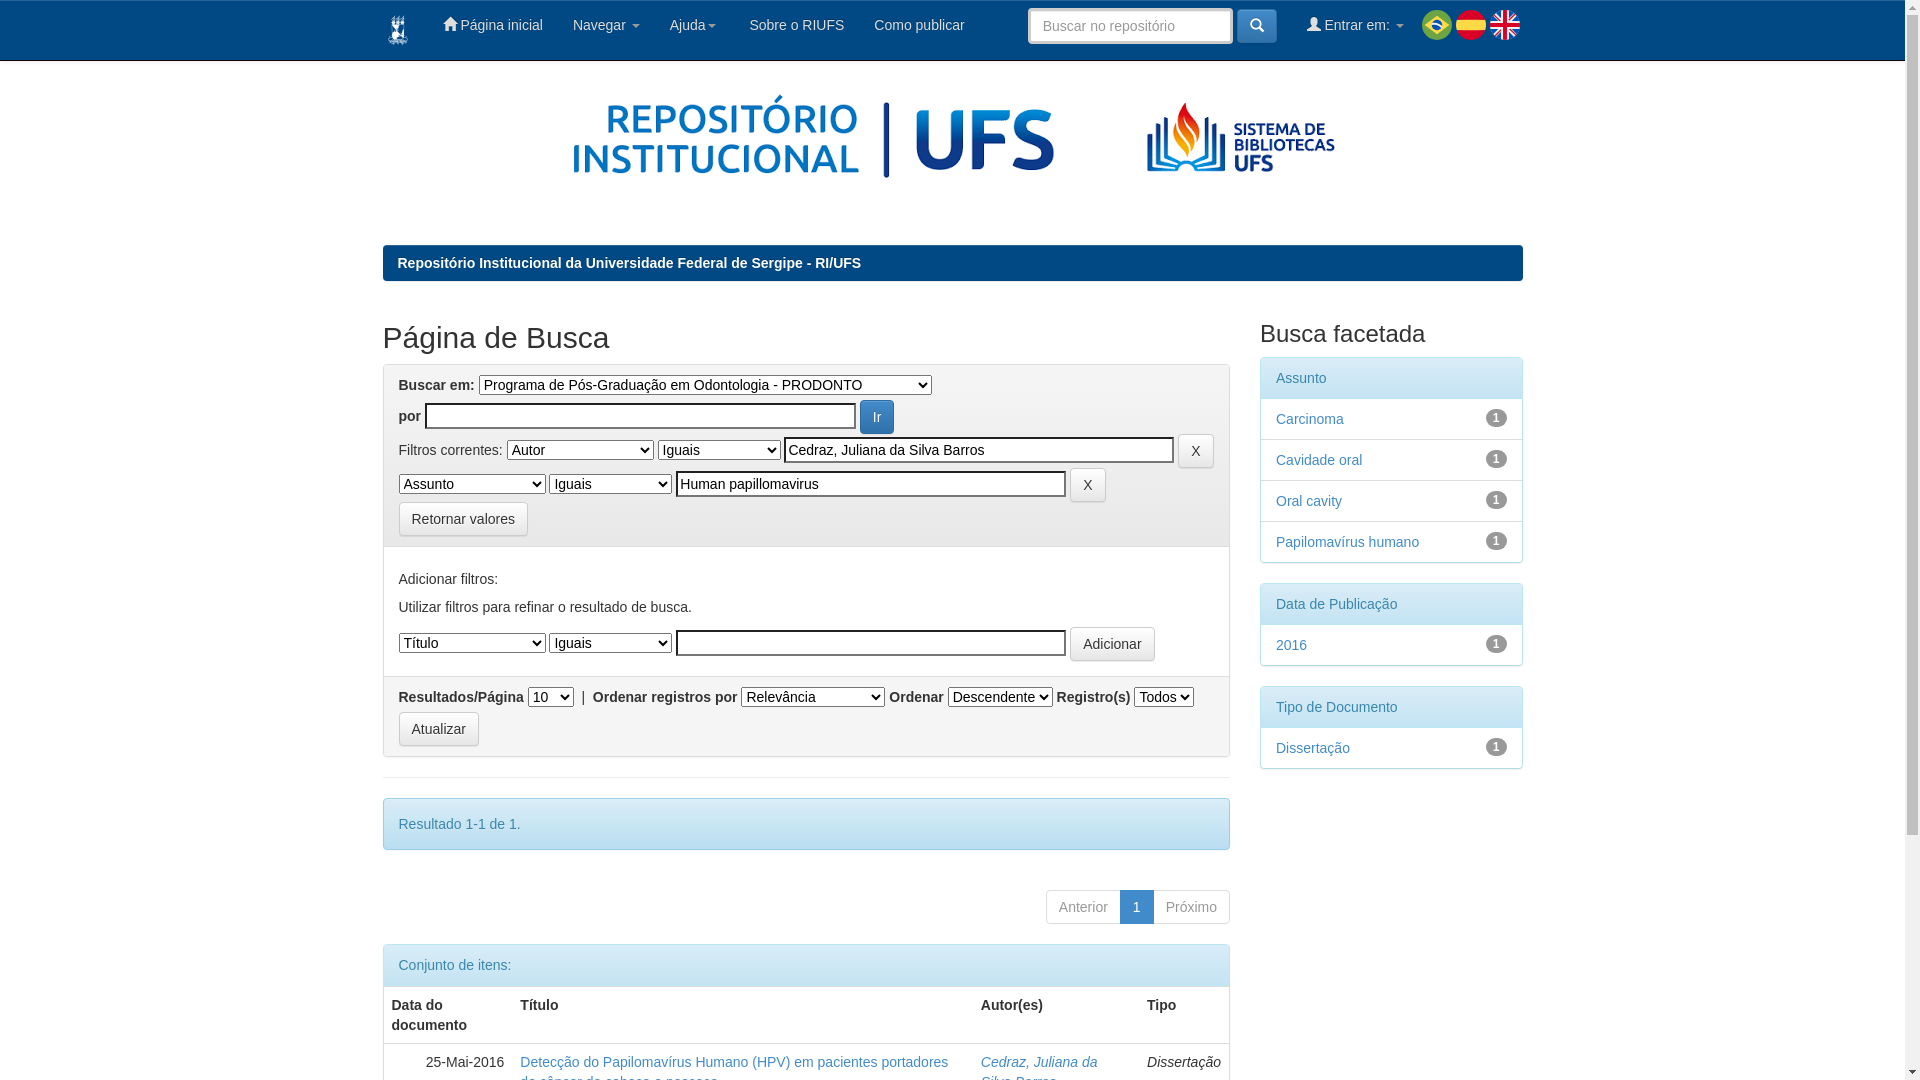  I want to click on 'Como publicar', so click(917, 24).